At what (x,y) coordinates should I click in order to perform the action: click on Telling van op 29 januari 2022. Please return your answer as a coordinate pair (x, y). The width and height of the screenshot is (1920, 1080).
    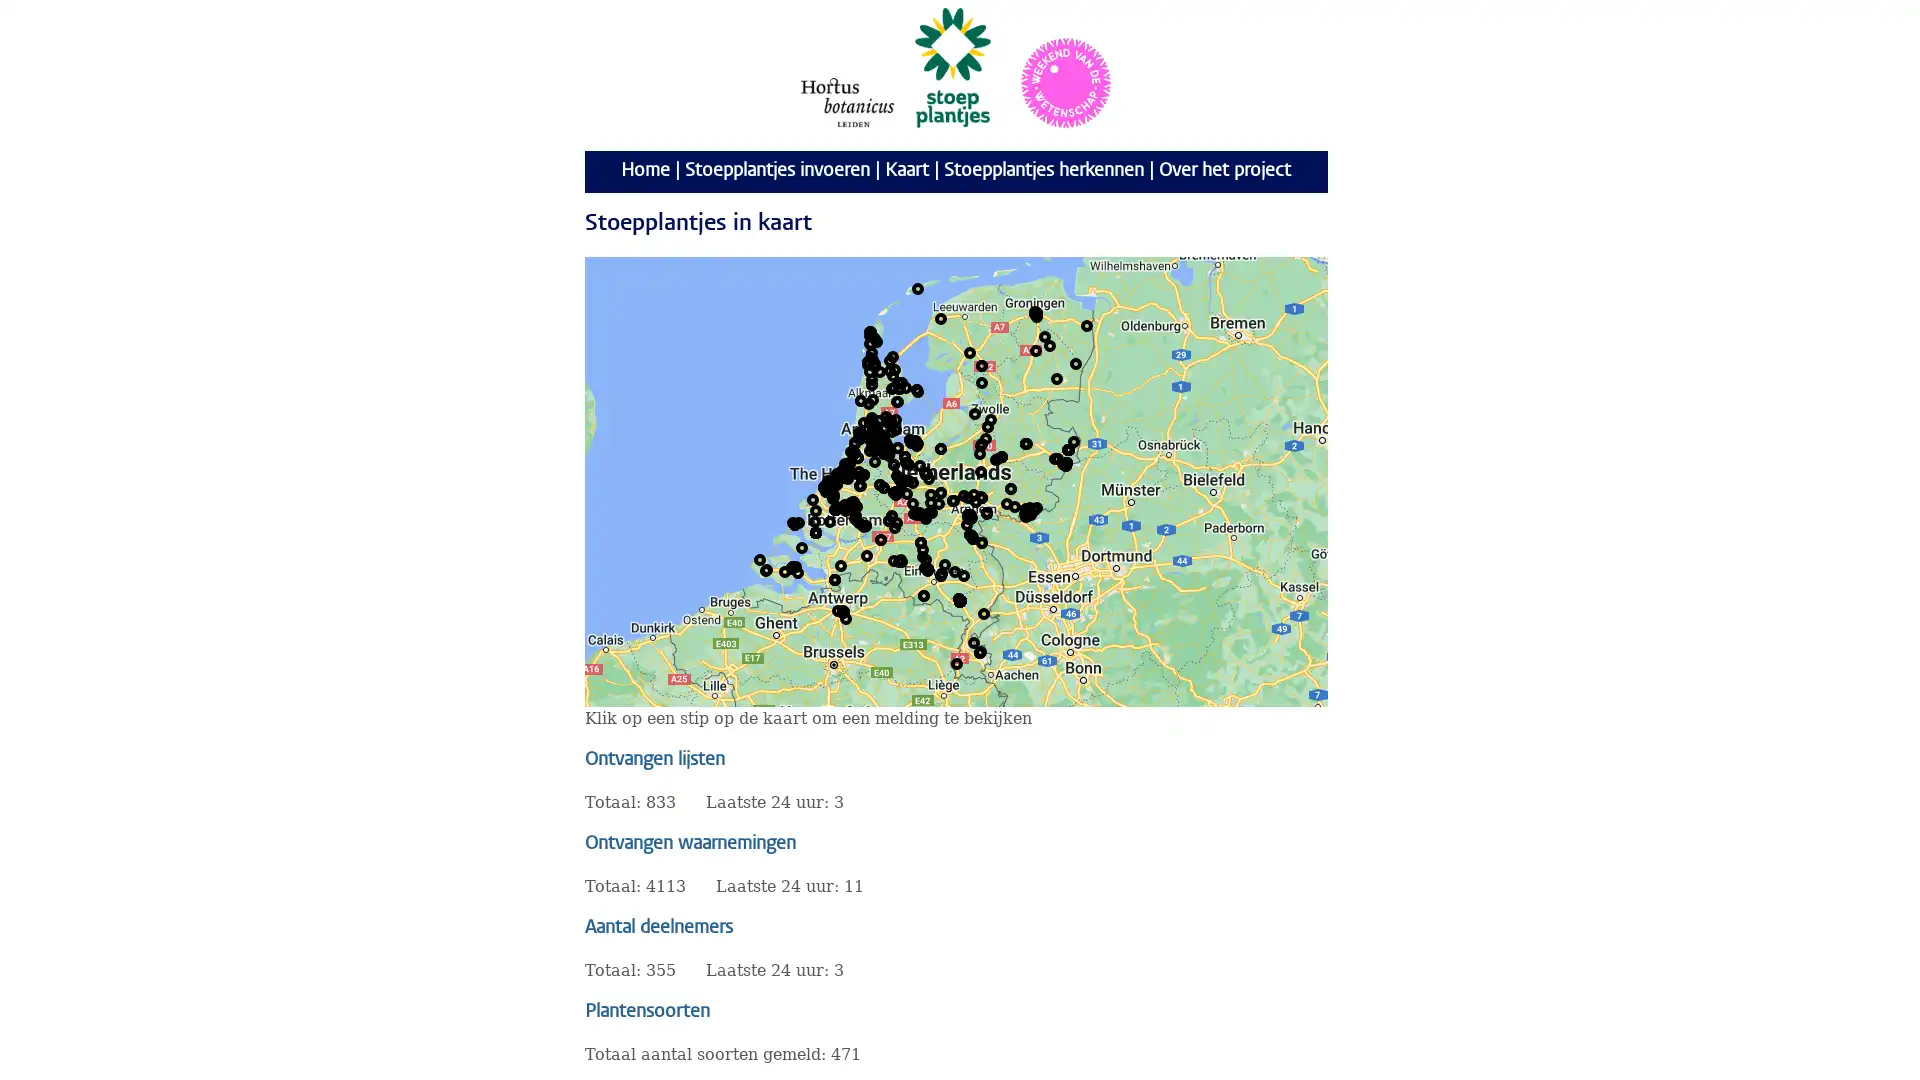
    Looking at the image, I should click on (873, 438).